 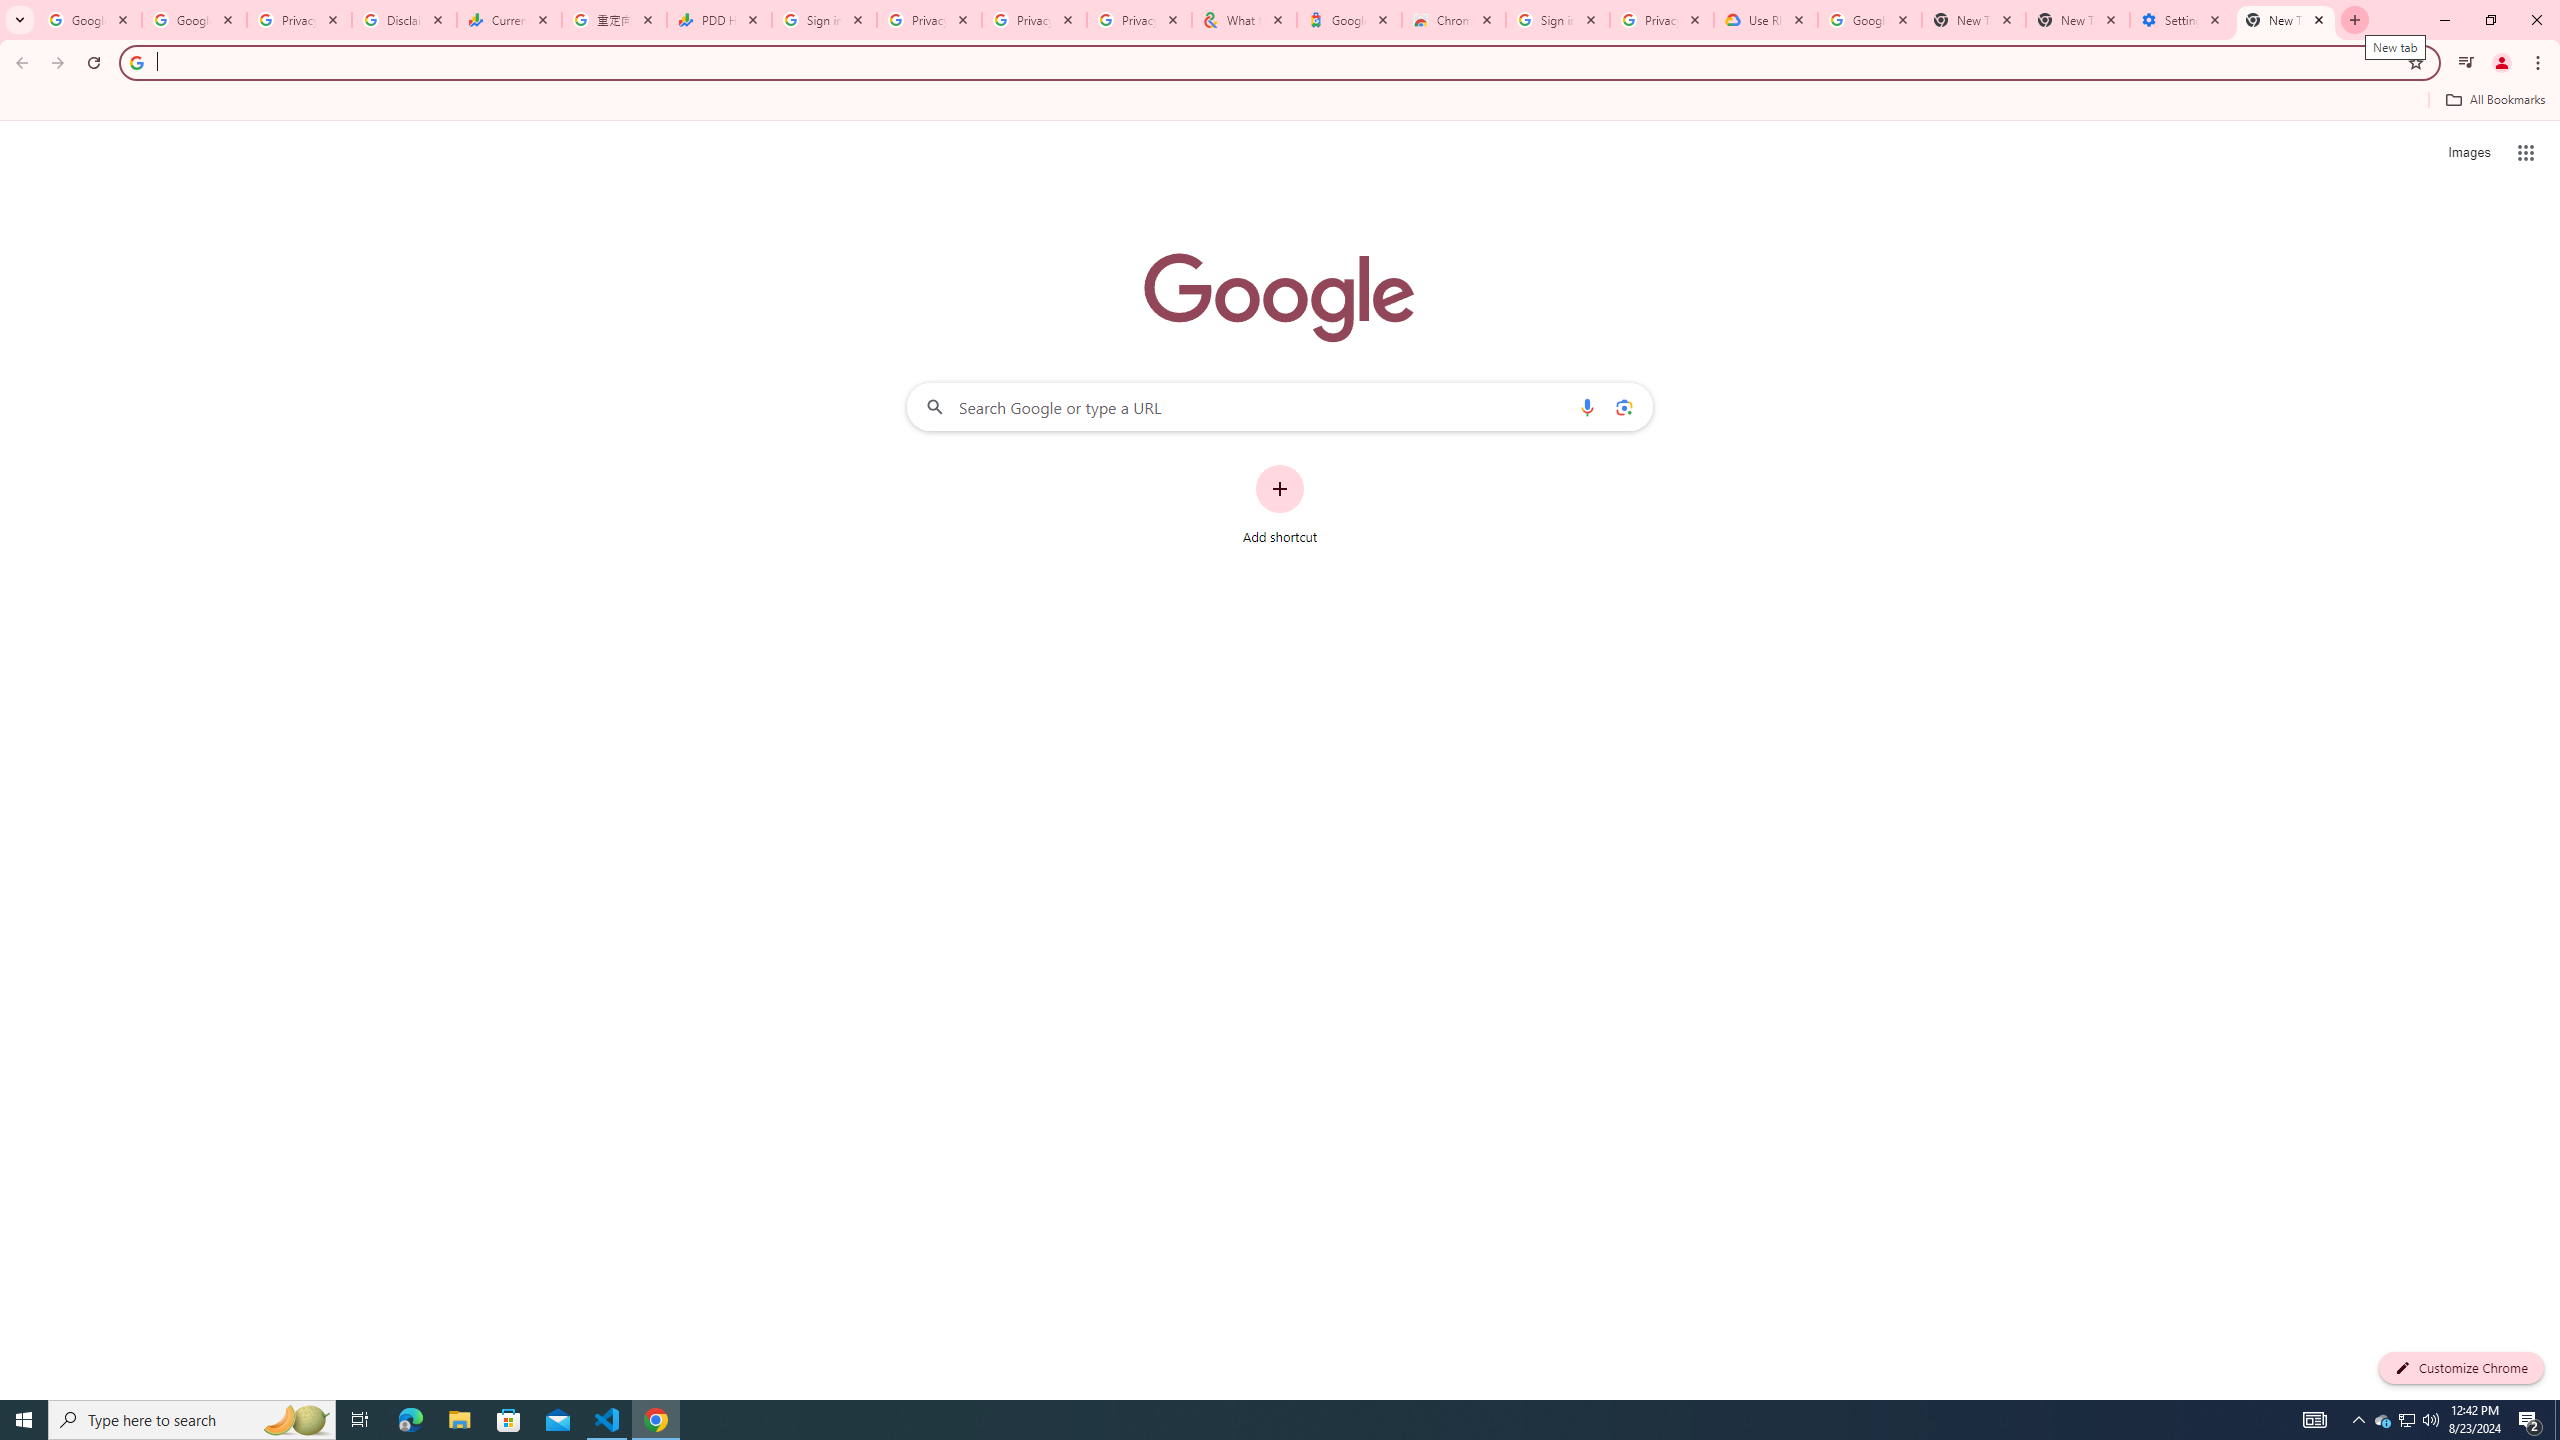 I want to click on 'Privacy Checkup', so click(x=1034, y=19).